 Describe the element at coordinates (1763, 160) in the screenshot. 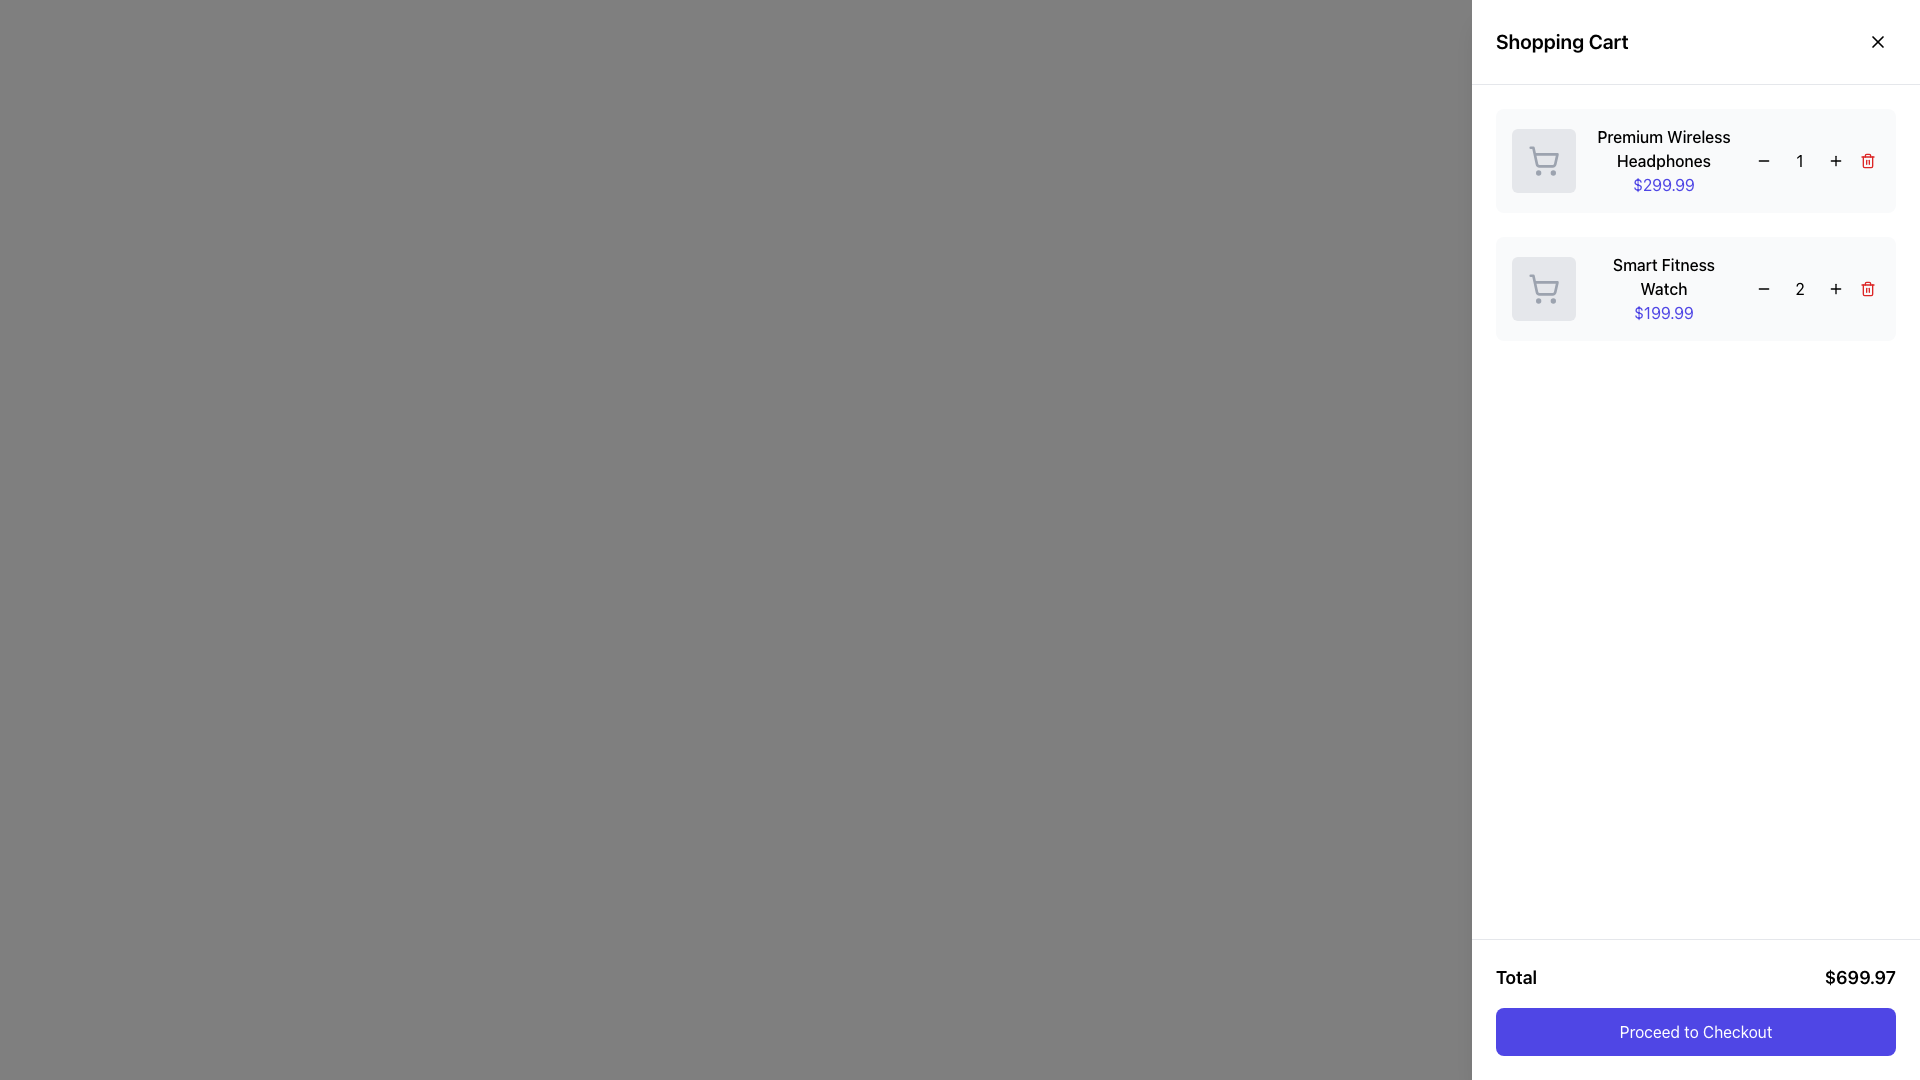

I see `the decrement icon button located to the right of 'Premium Wireless Headphones' to reduce the quantity of the item in the shopping cart` at that location.